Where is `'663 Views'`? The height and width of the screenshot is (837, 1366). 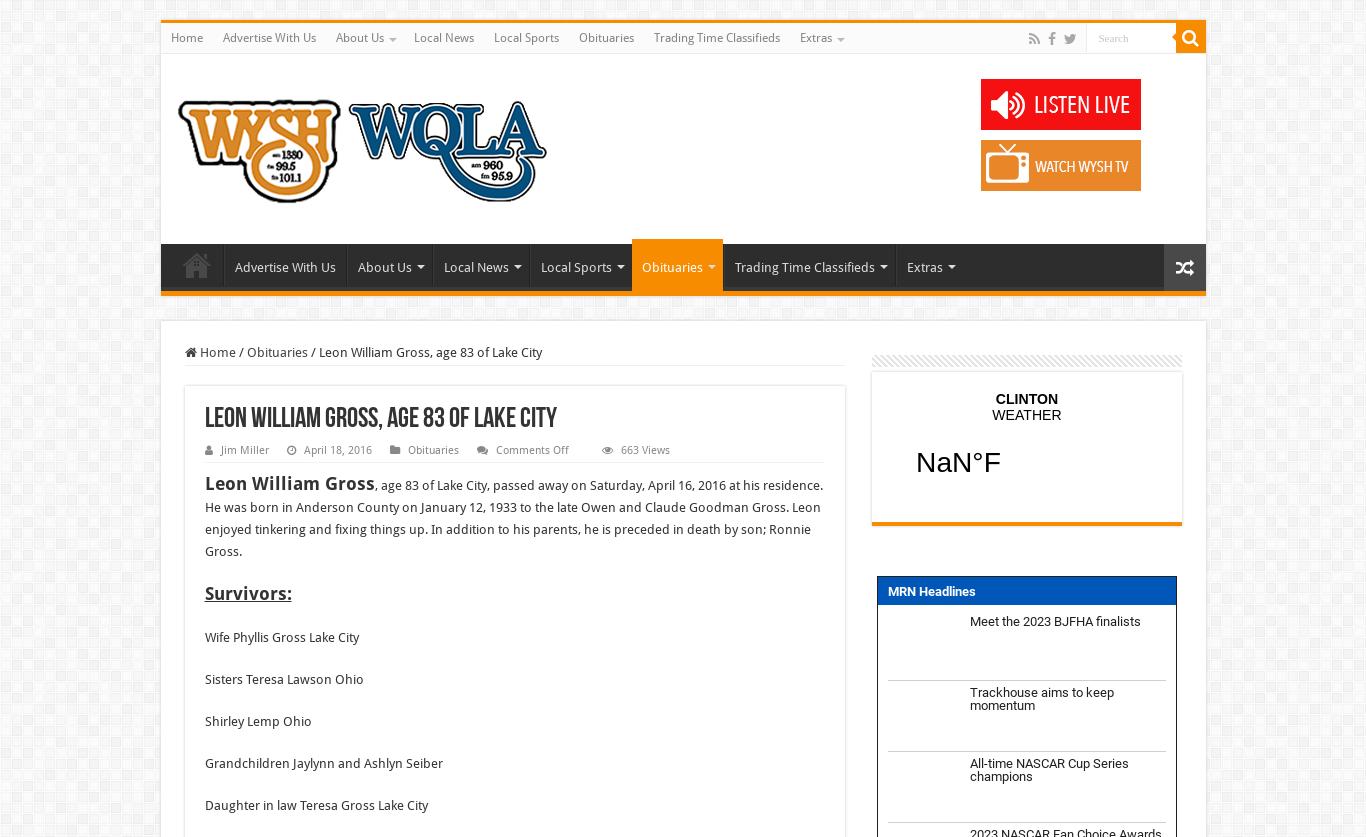
'663 Views' is located at coordinates (643, 449).